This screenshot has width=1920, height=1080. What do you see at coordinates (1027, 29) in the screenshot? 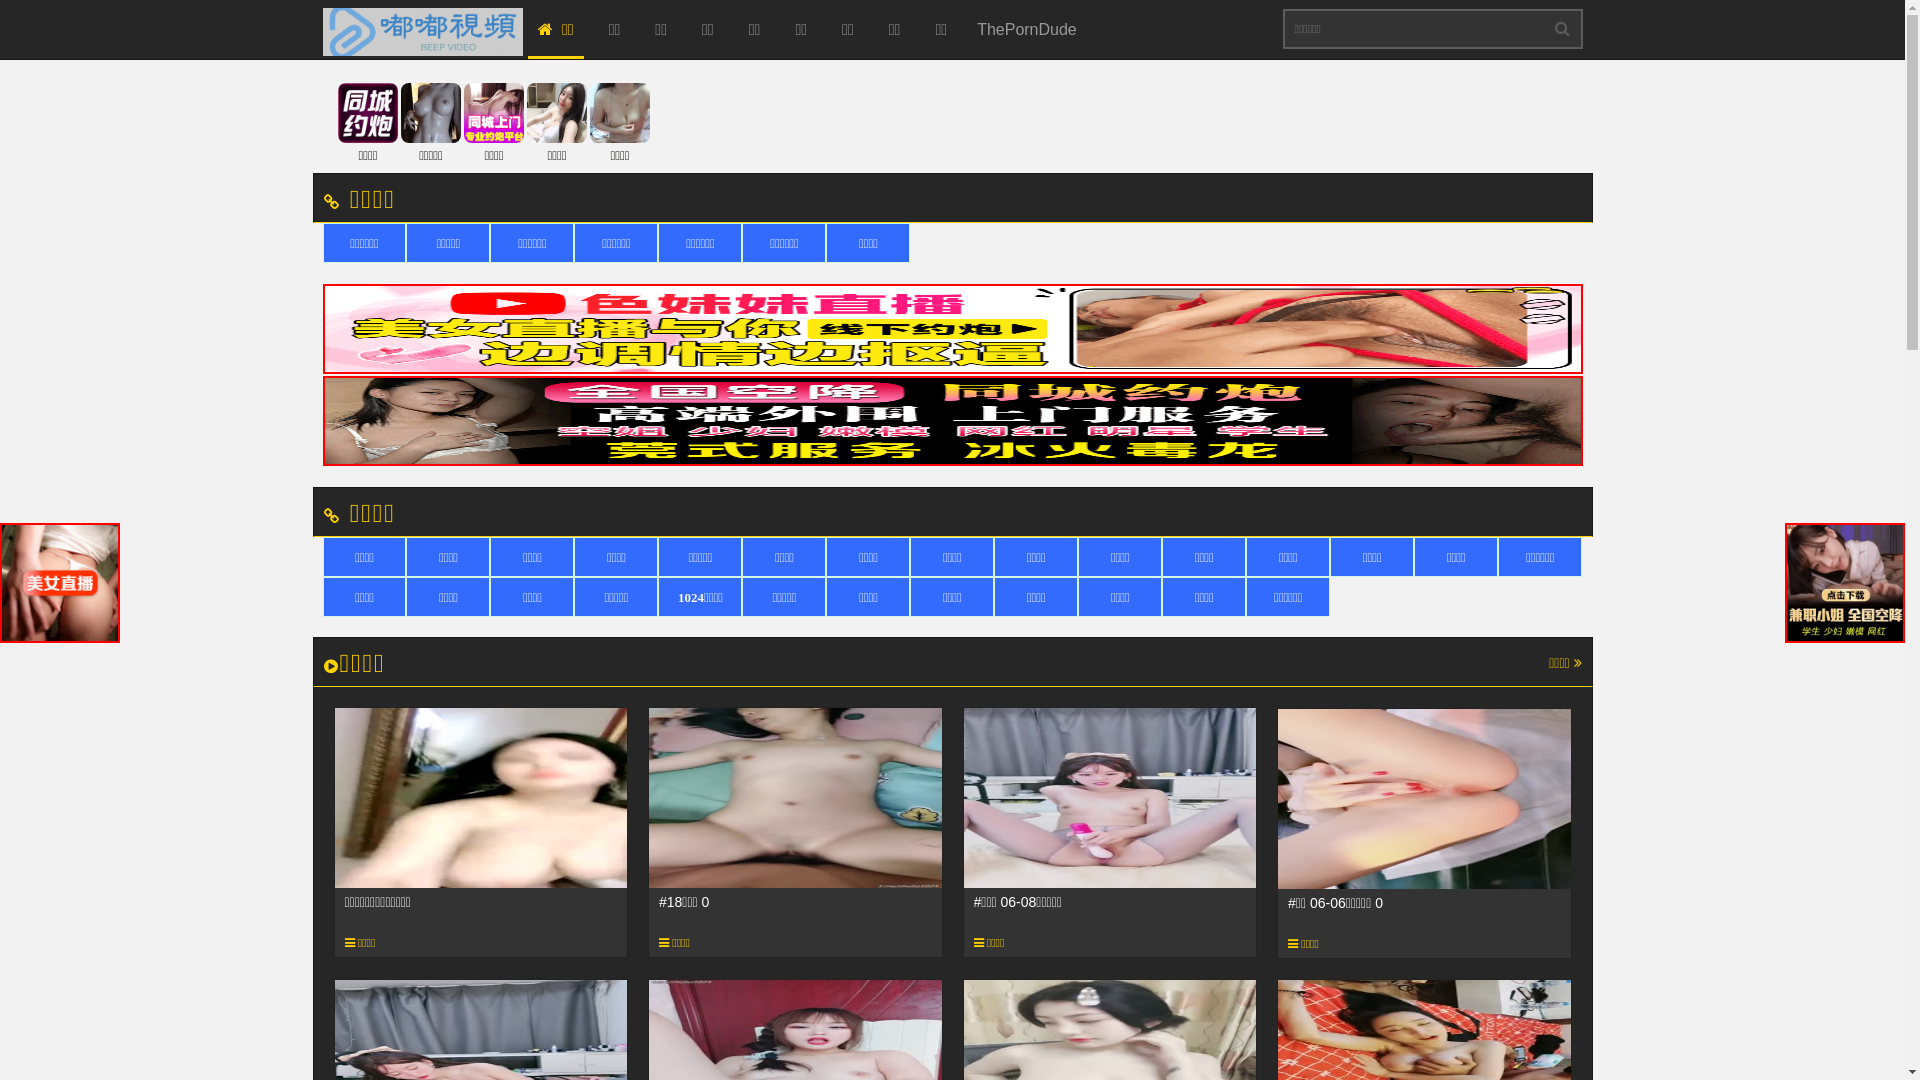
I see `'ThePornDude'` at bounding box center [1027, 29].